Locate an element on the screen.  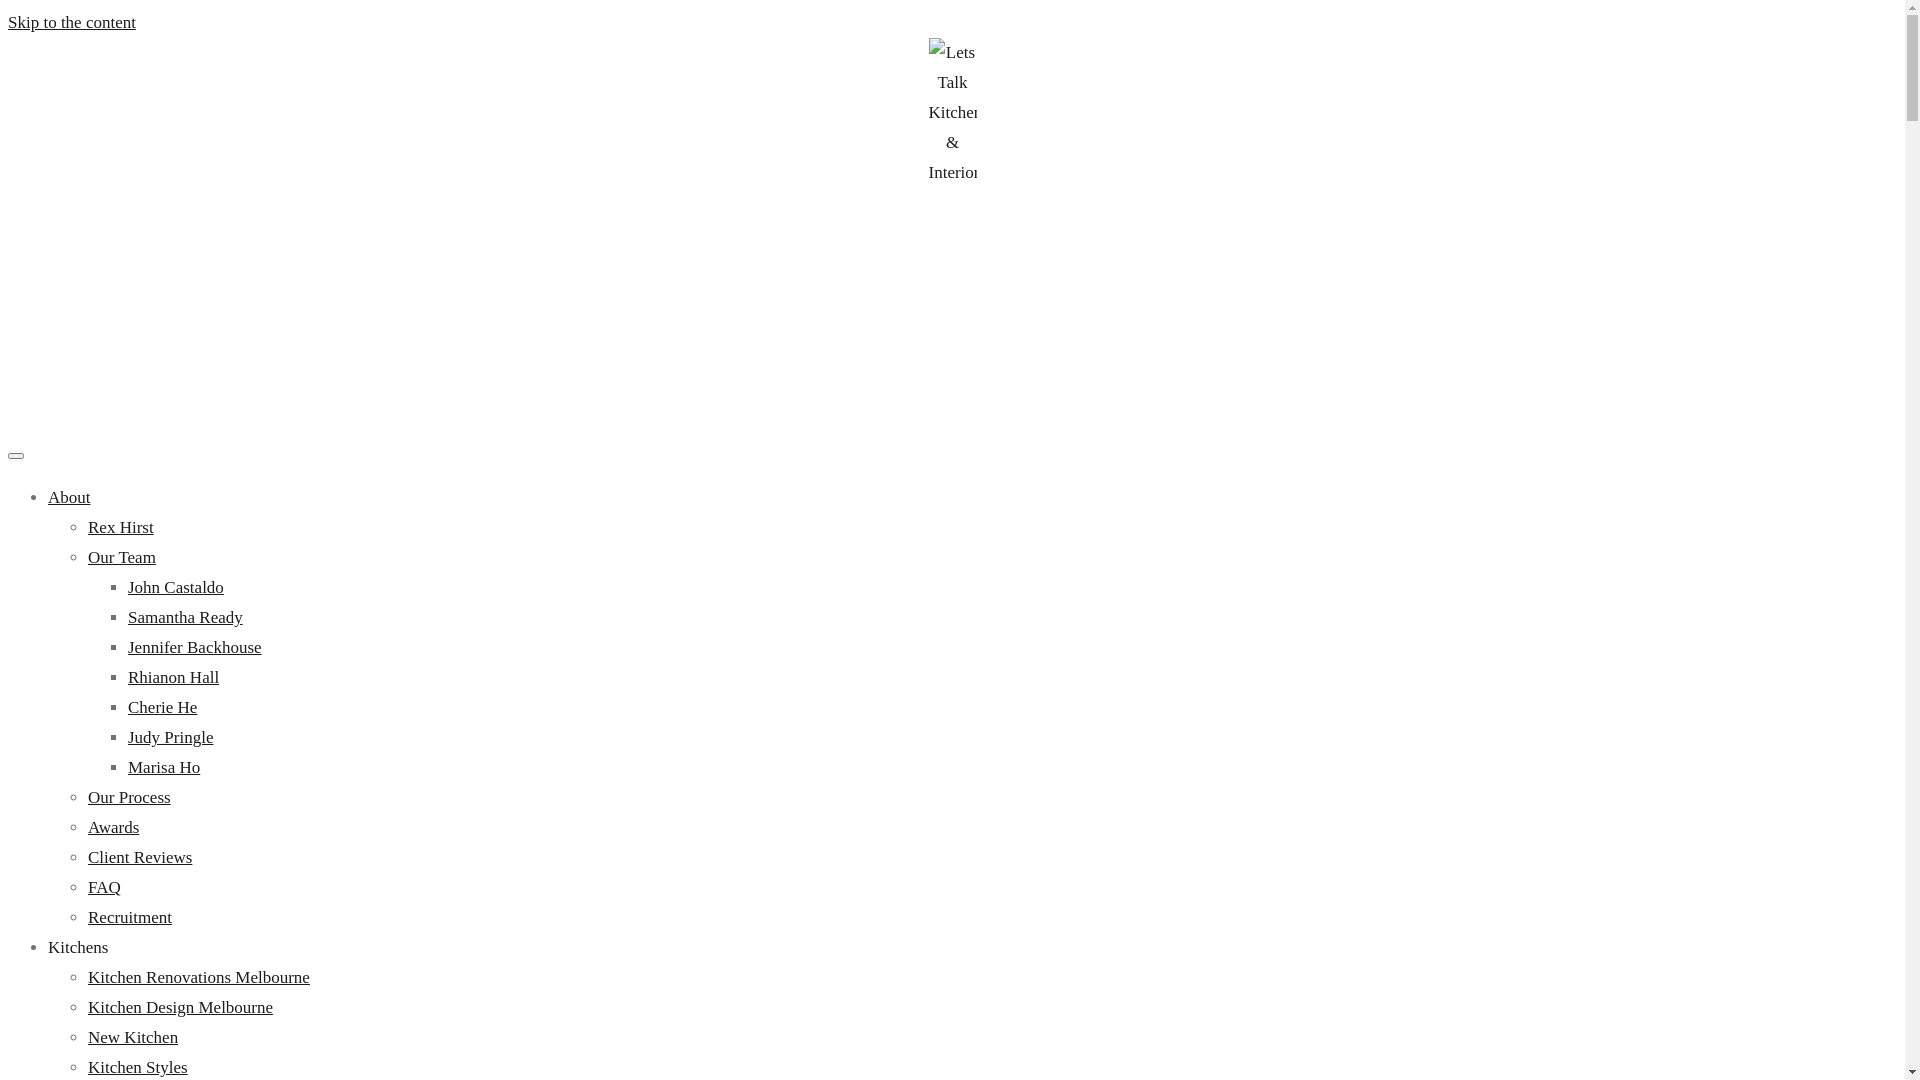
'Jennifer Backhouse' is located at coordinates (195, 647).